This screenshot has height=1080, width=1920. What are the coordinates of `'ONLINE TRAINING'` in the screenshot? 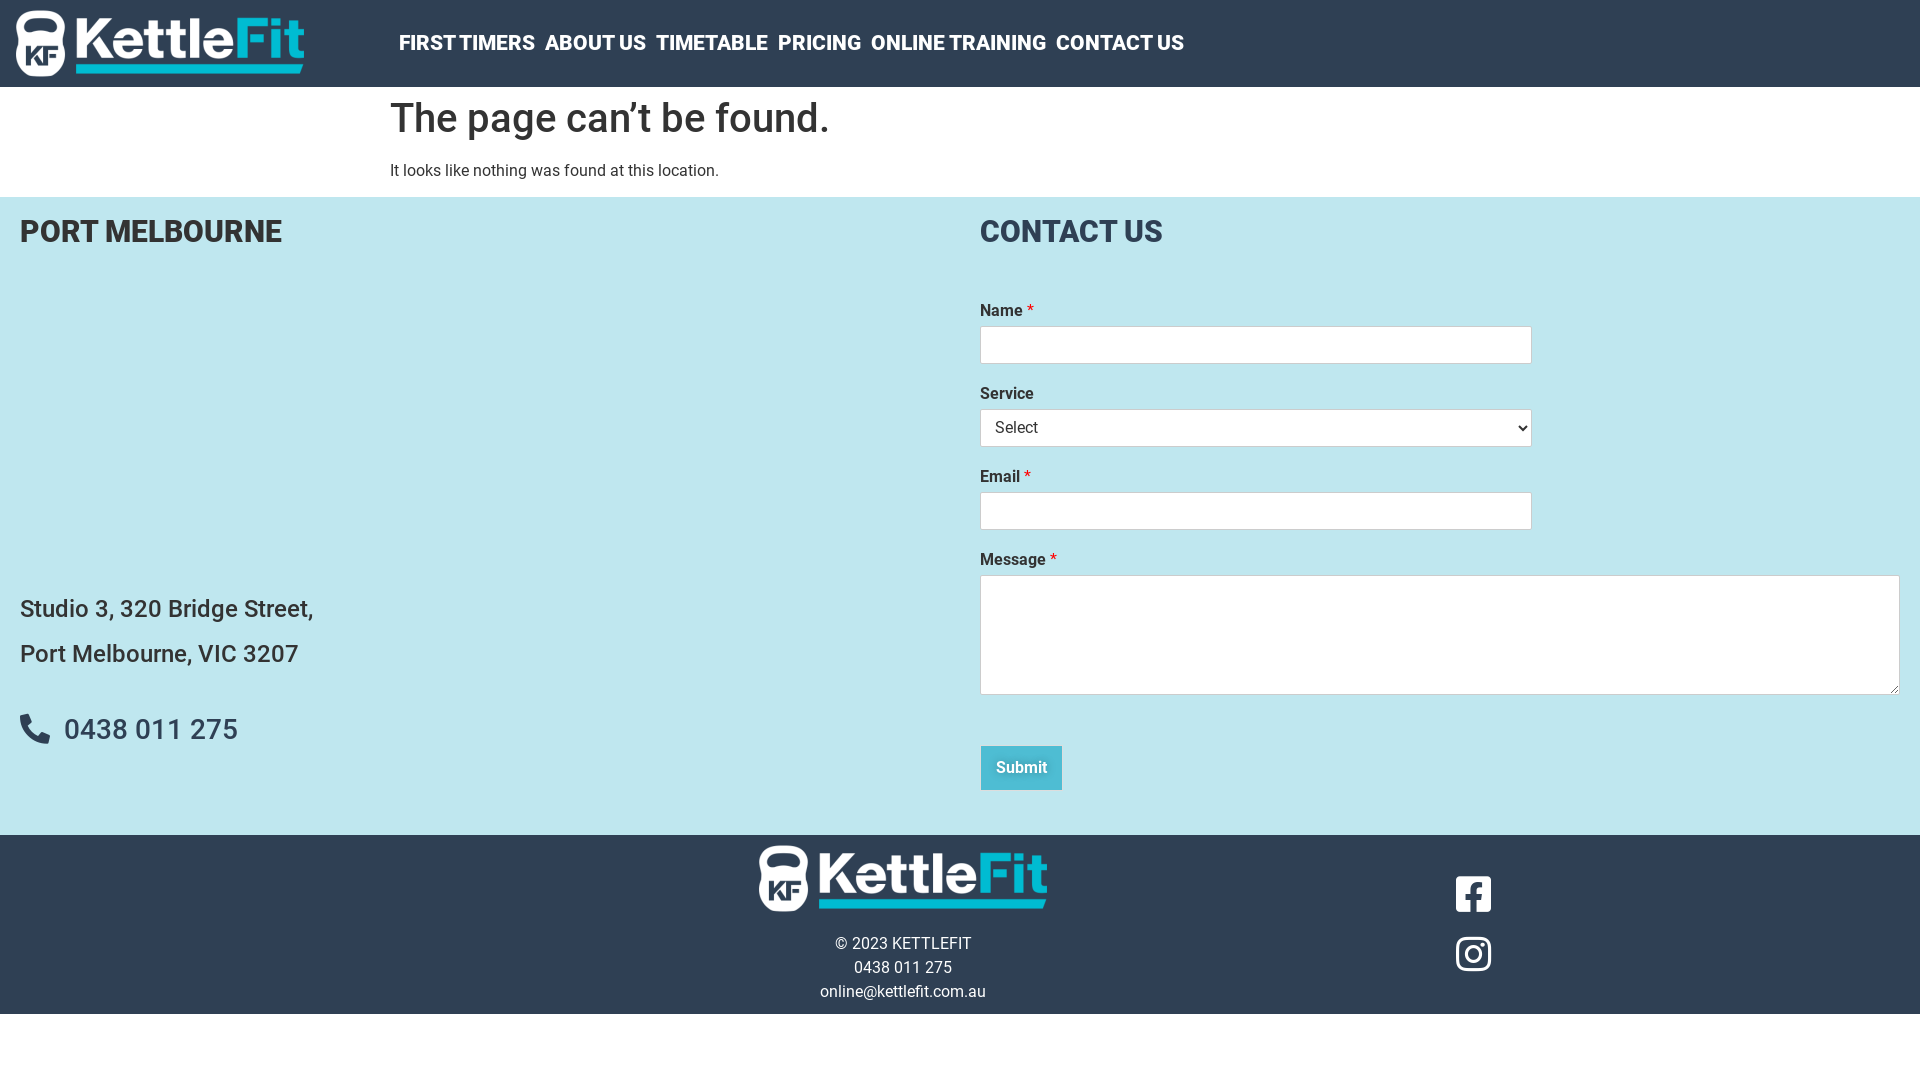 It's located at (957, 43).